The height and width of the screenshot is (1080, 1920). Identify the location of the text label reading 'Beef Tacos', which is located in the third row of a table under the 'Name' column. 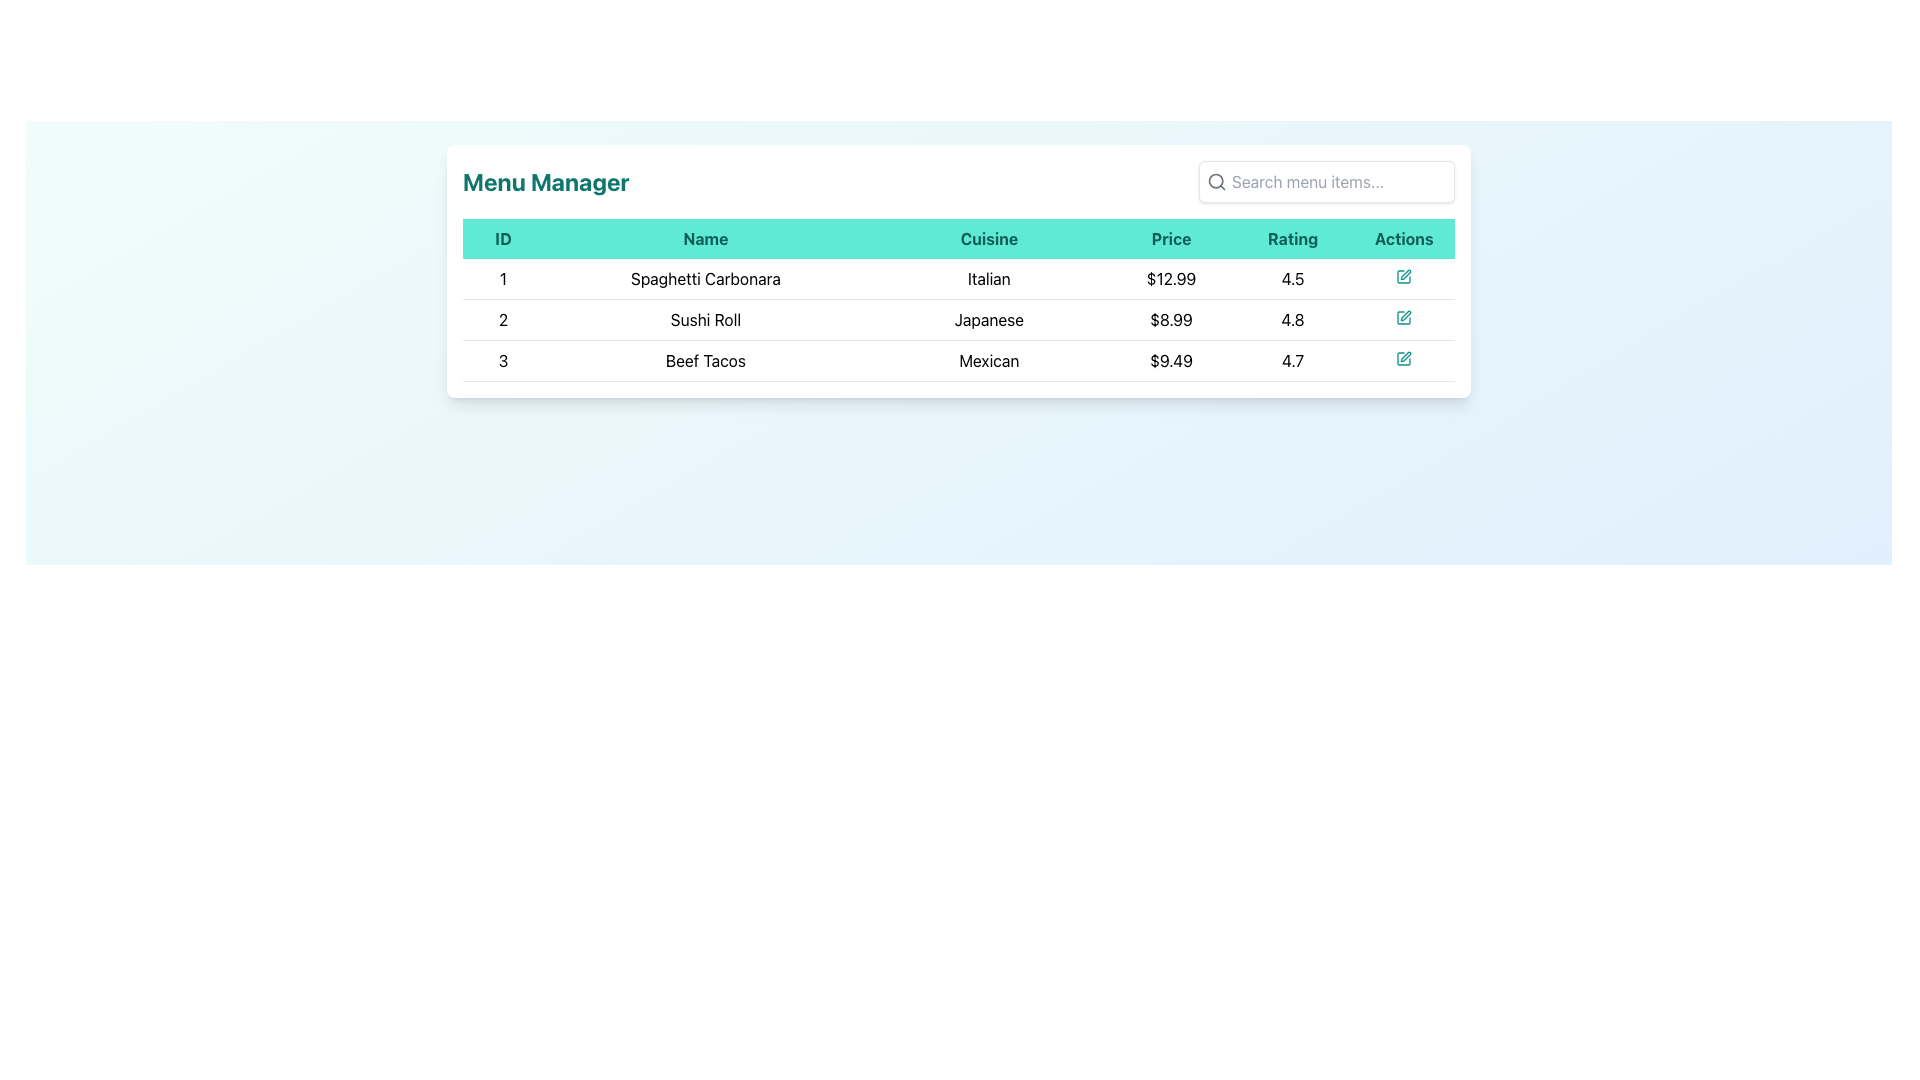
(705, 361).